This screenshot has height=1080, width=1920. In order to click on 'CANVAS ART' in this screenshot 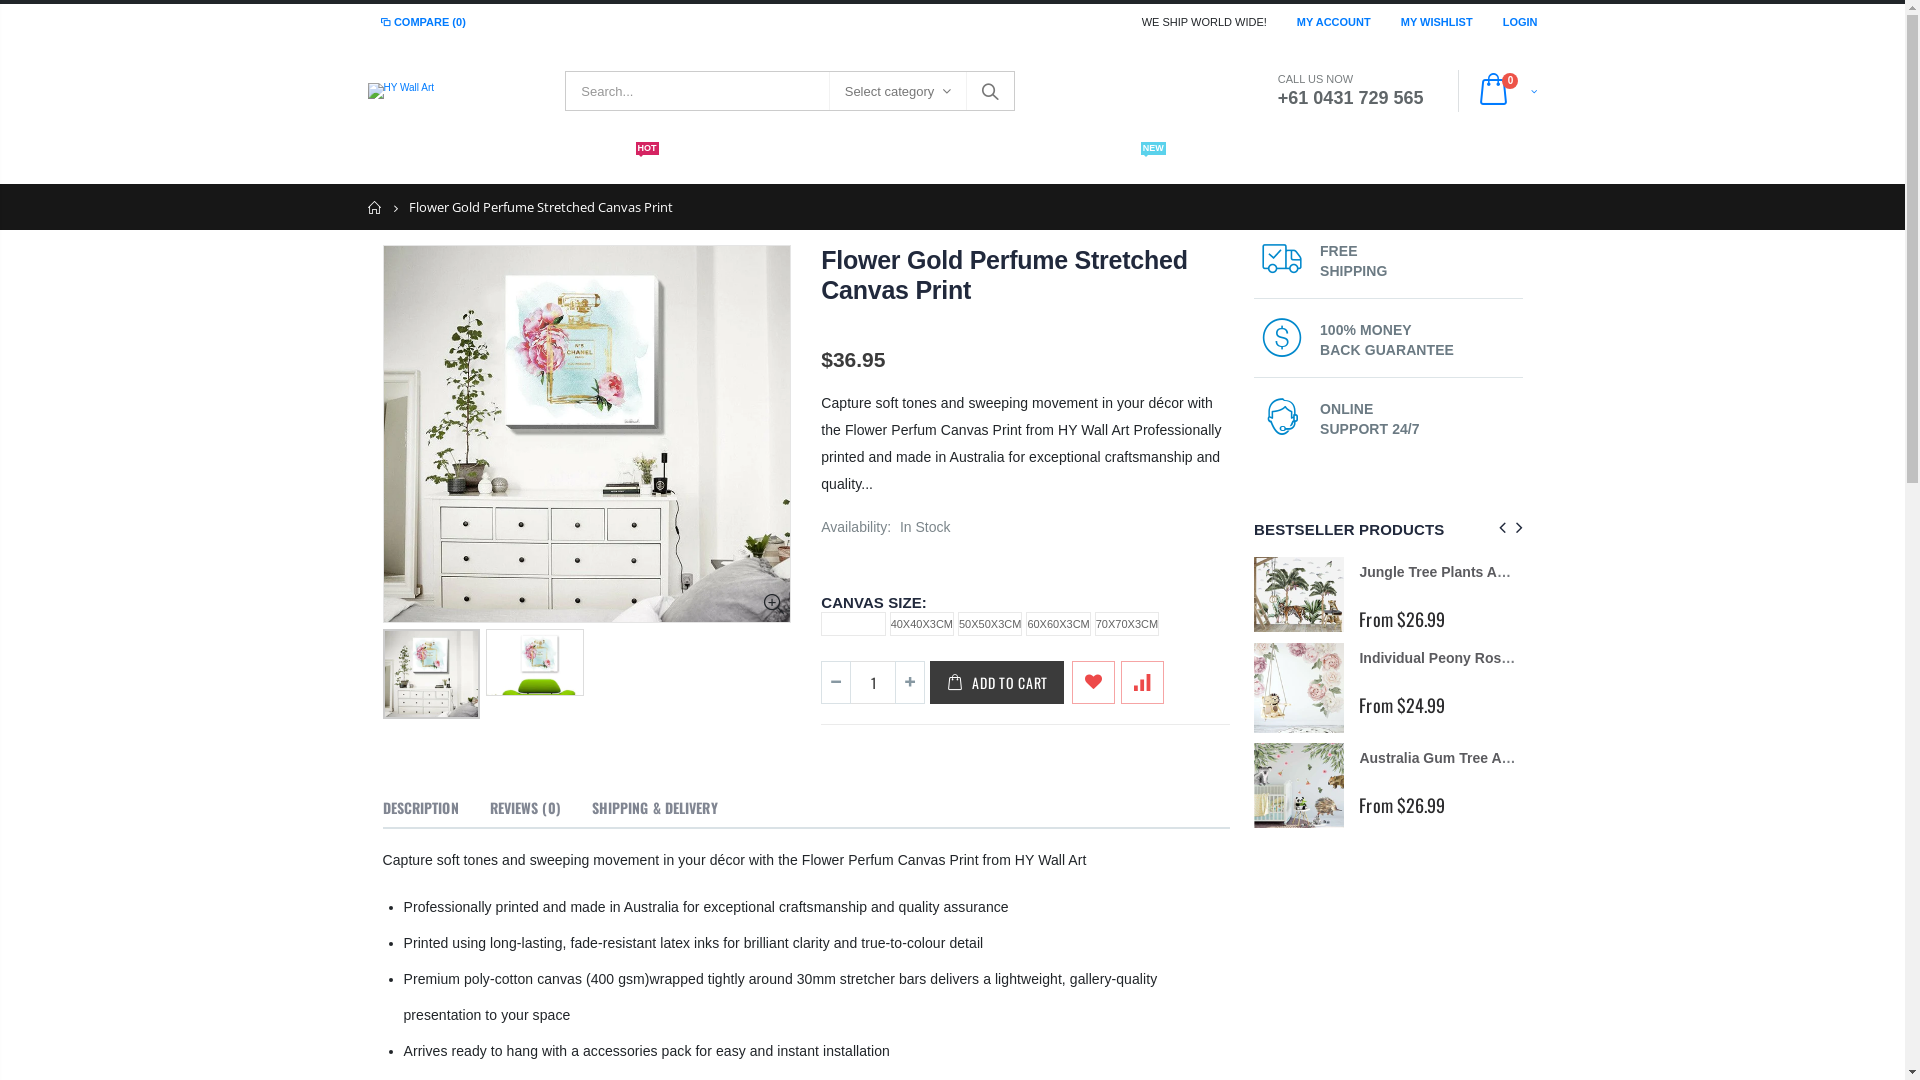, I will do `click(796, 161)`.